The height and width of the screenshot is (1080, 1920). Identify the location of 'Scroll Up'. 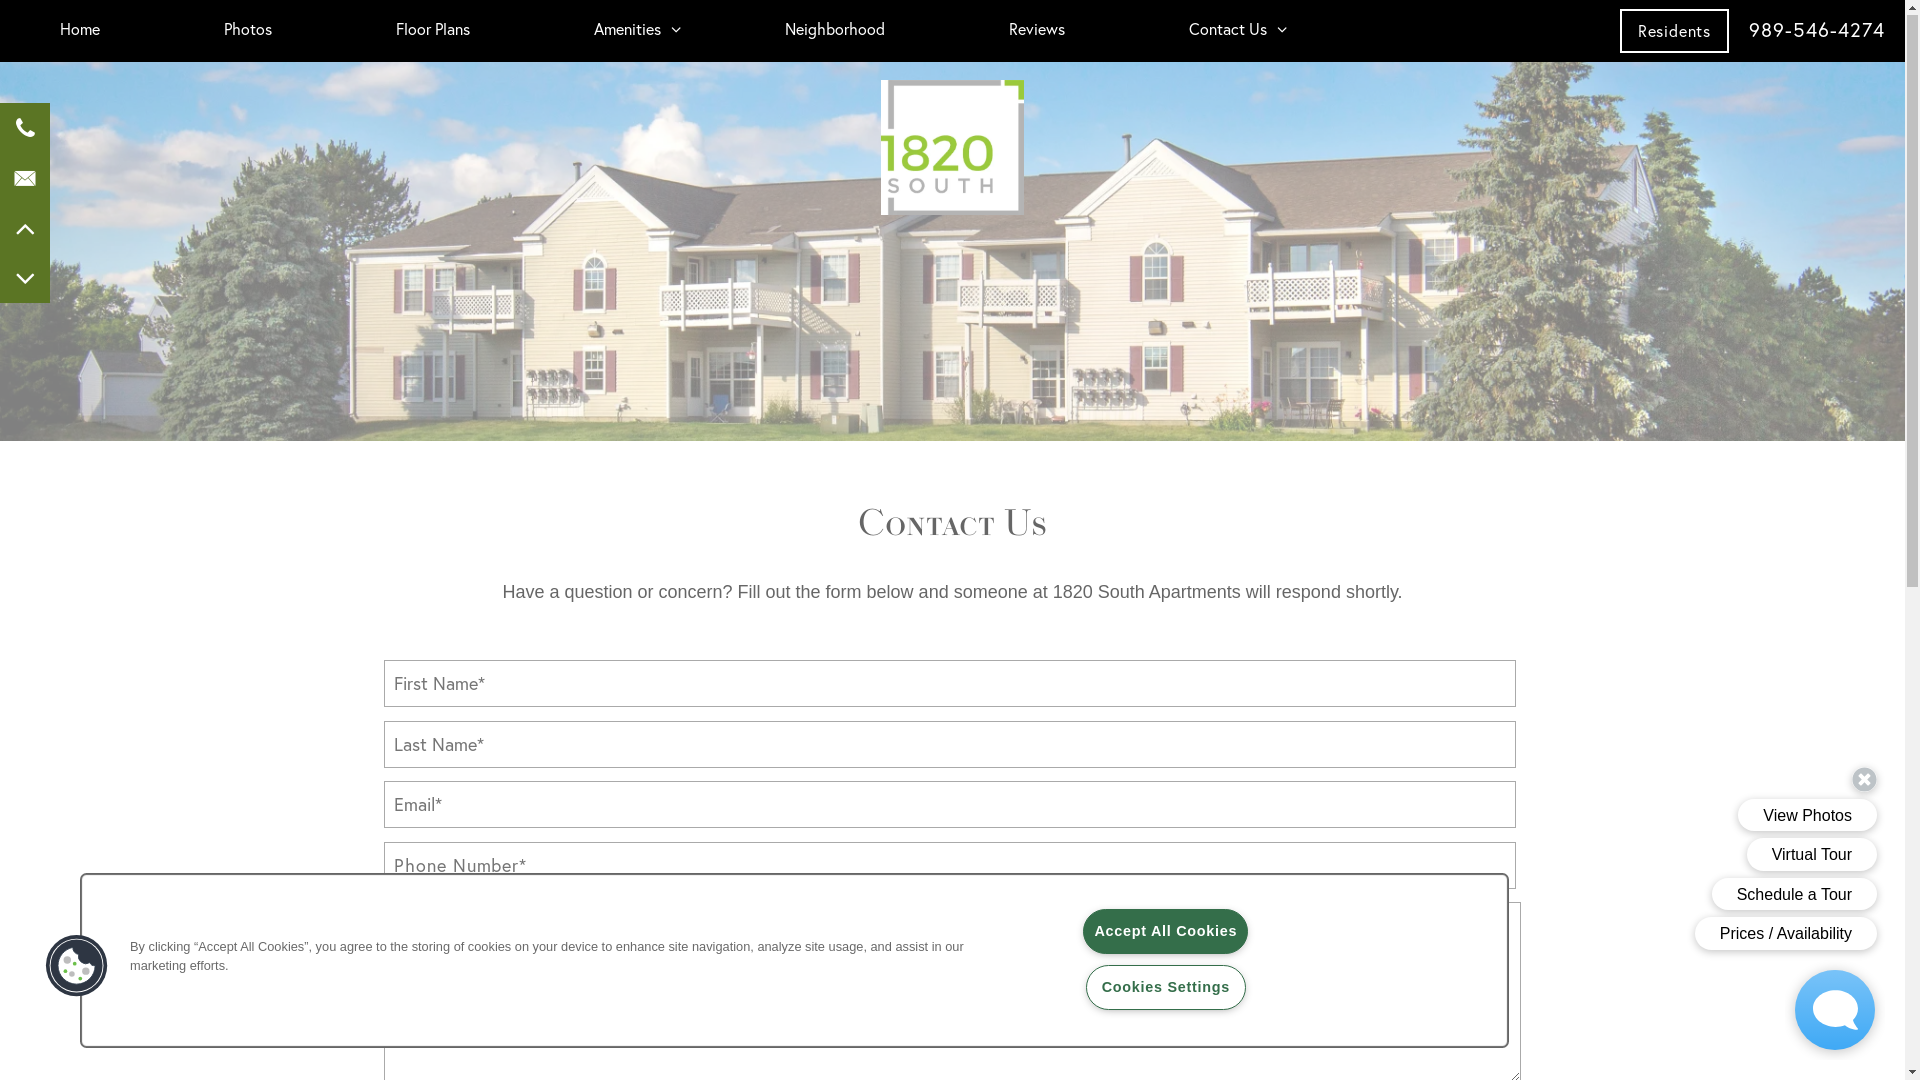
(24, 227).